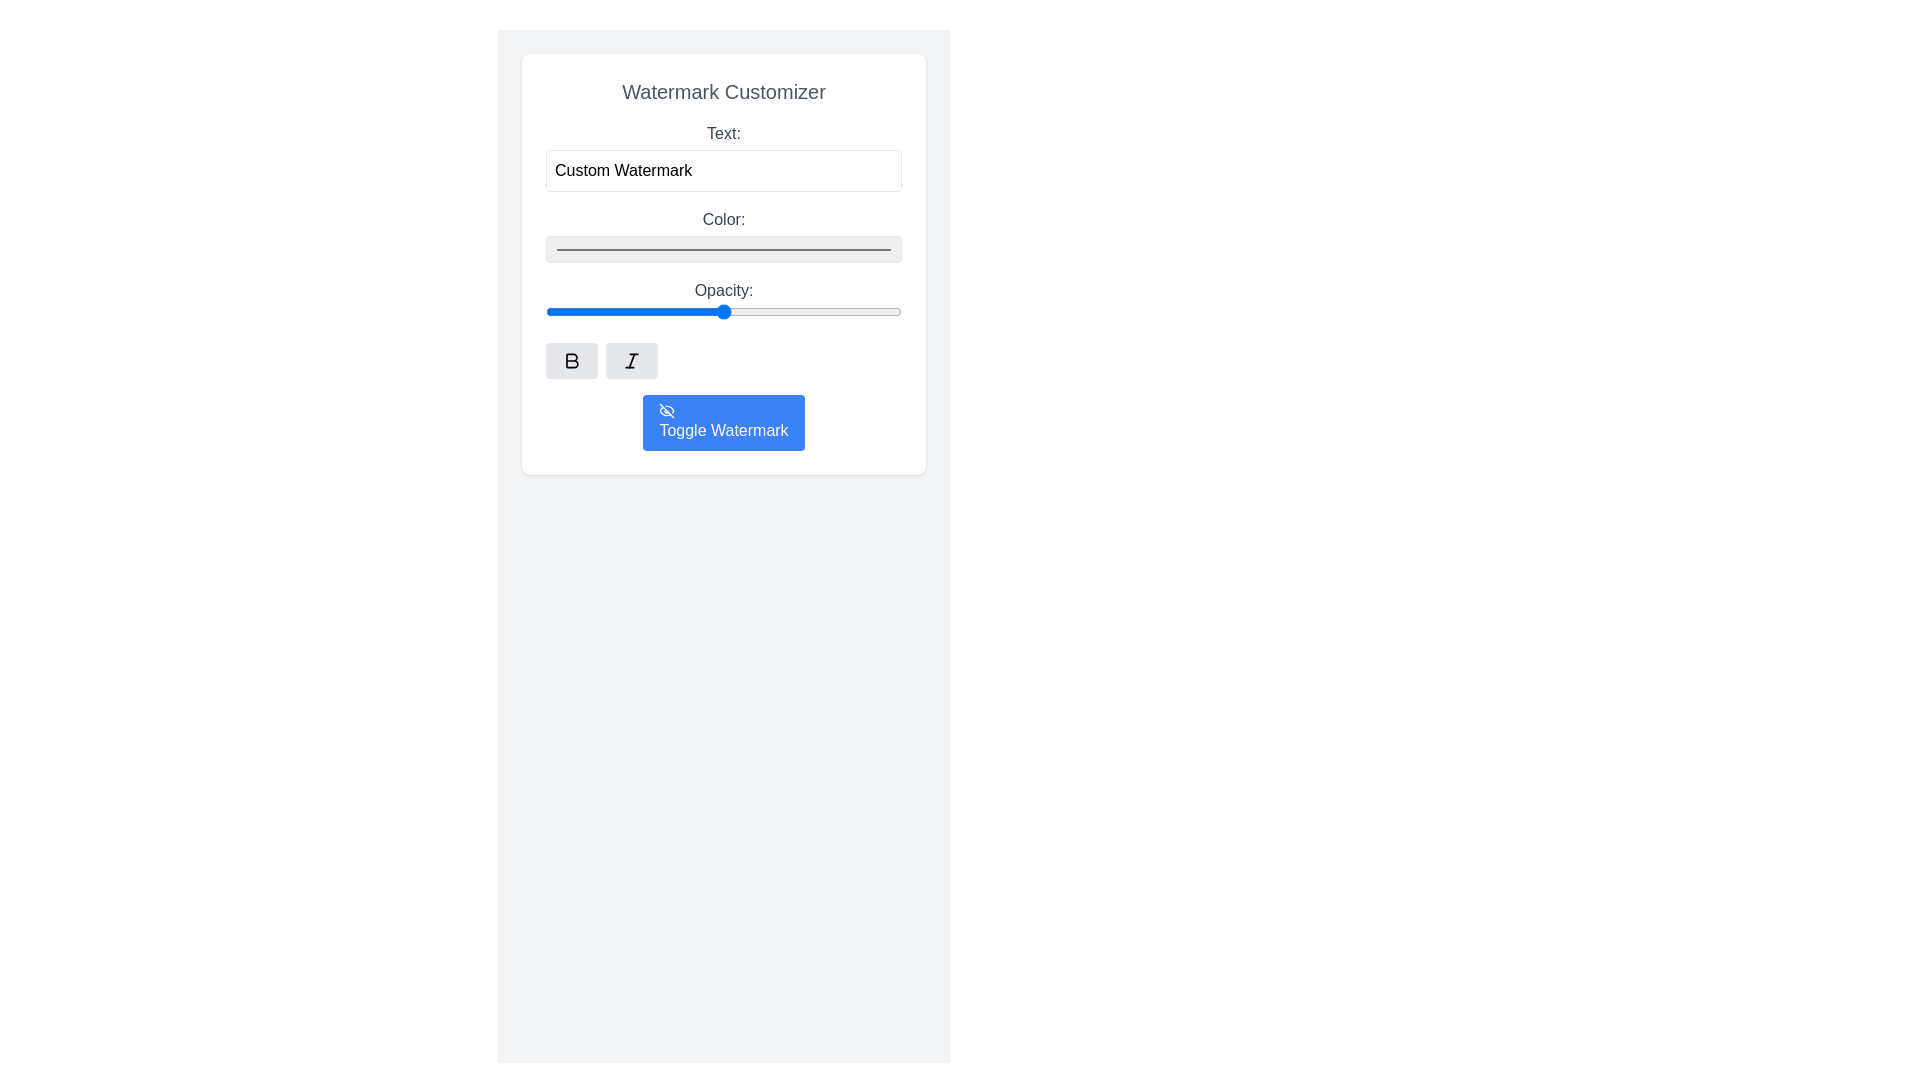 This screenshot has height=1080, width=1920. What do you see at coordinates (631, 361) in the screenshot?
I see `the italic formatting button, which has a gray background and an 'I' icon, located to the right of the bold formatting button` at bounding box center [631, 361].